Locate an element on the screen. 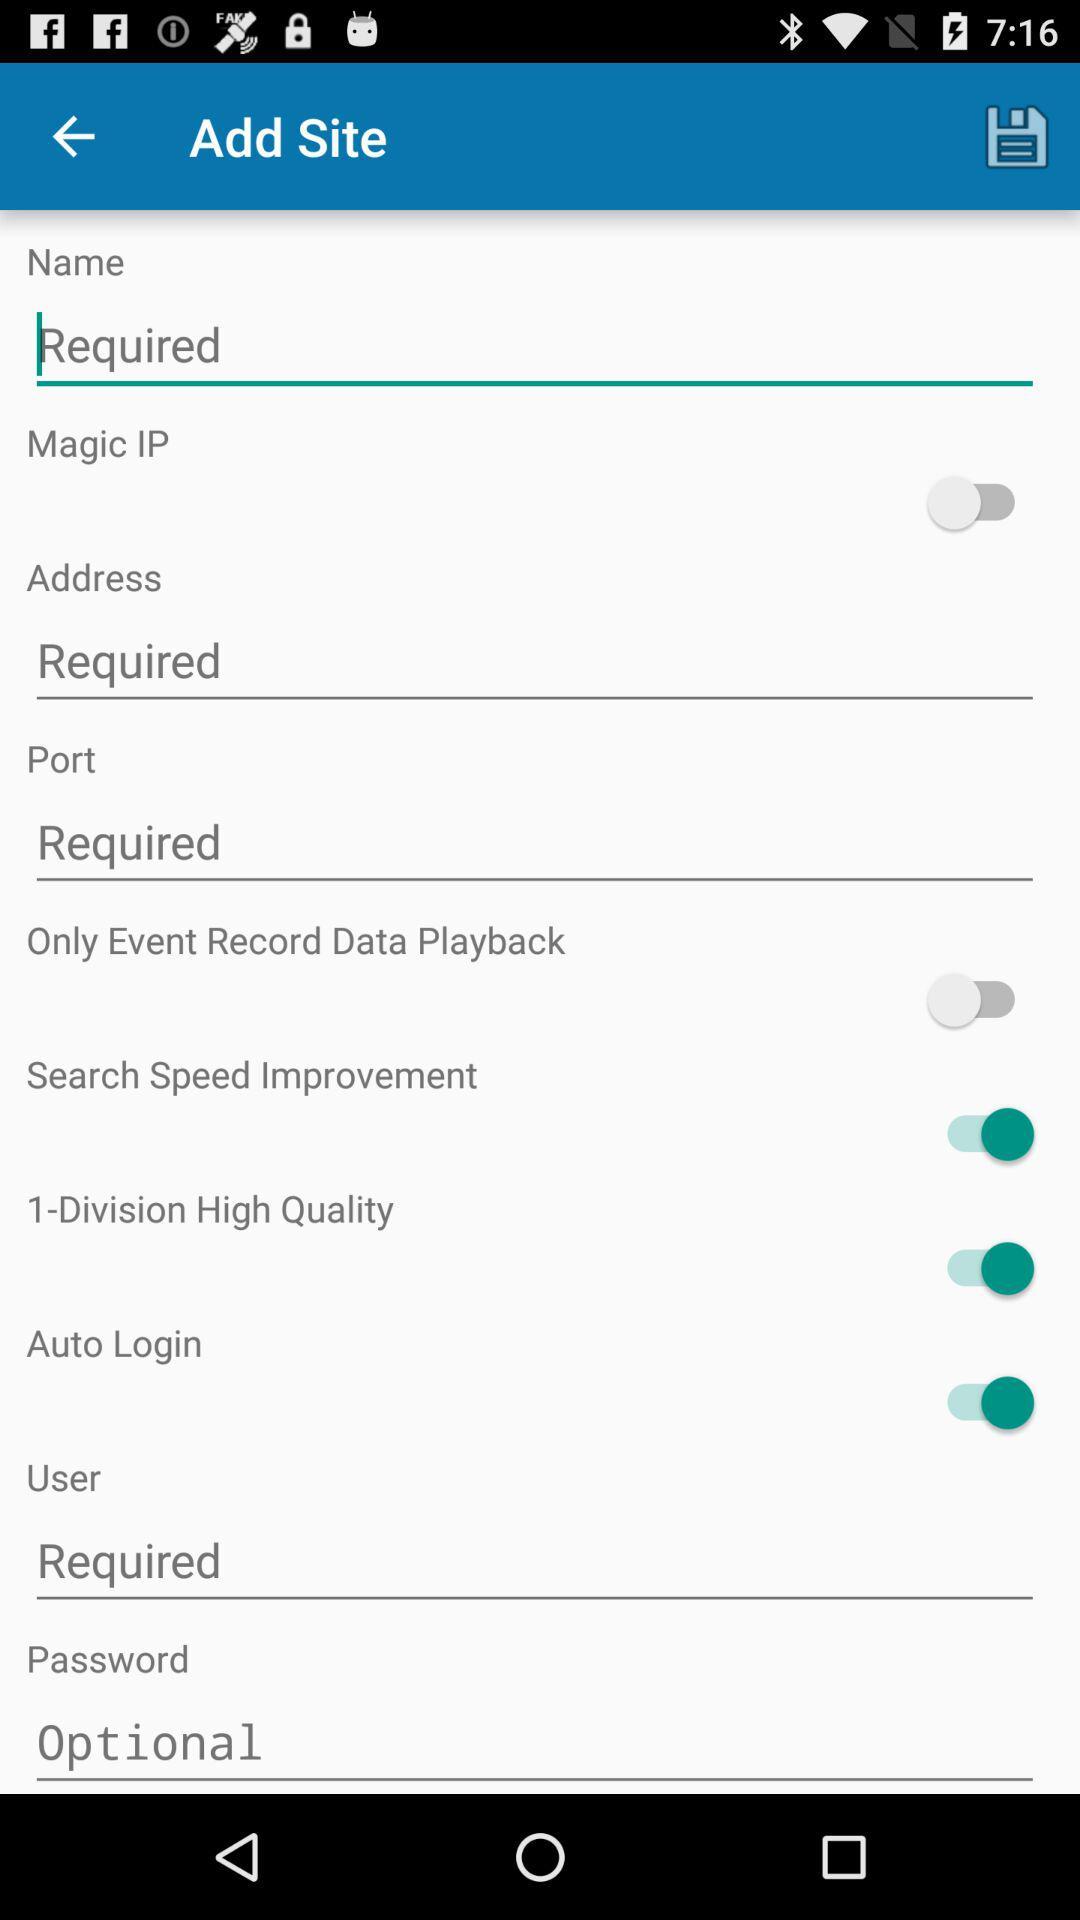 The image size is (1080, 1920). check mark for actvate this function is located at coordinates (979, 502).